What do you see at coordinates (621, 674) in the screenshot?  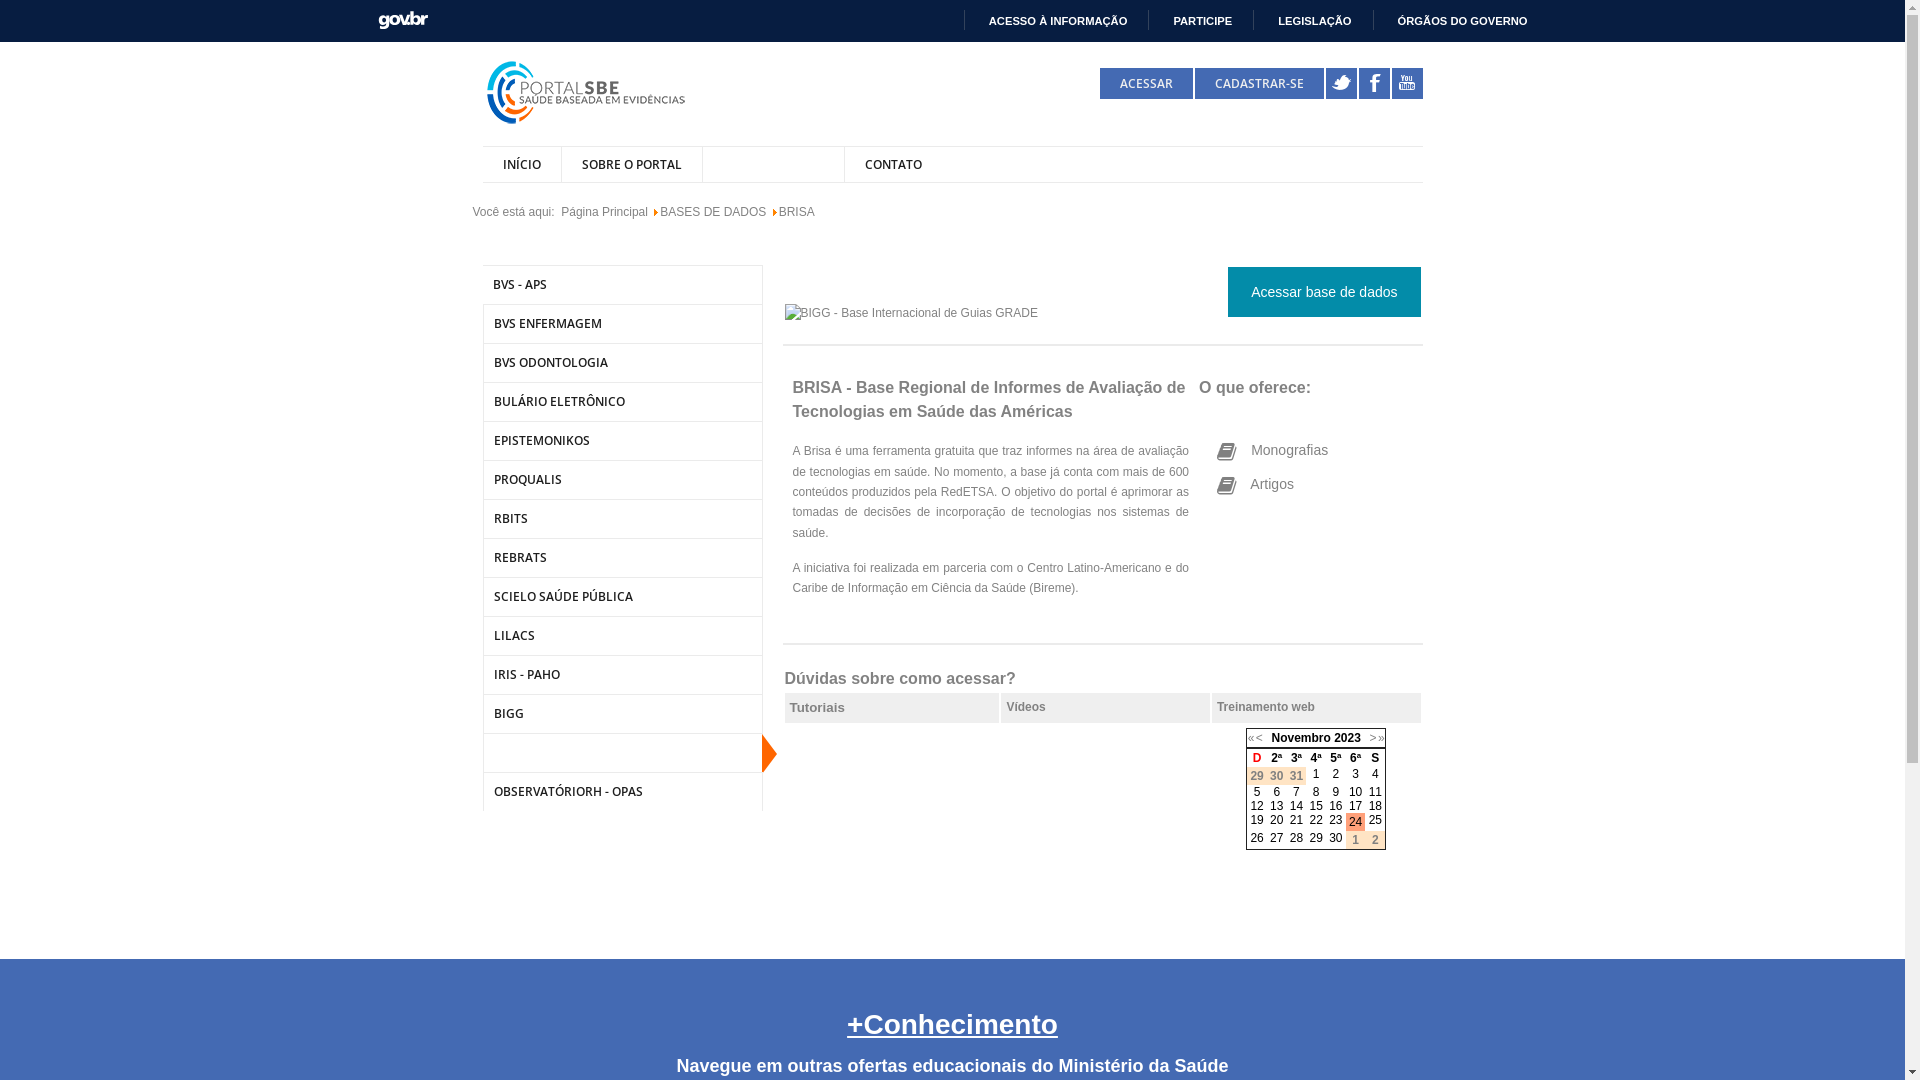 I see `'IRIS - PAHO'` at bounding box center [621, 674].